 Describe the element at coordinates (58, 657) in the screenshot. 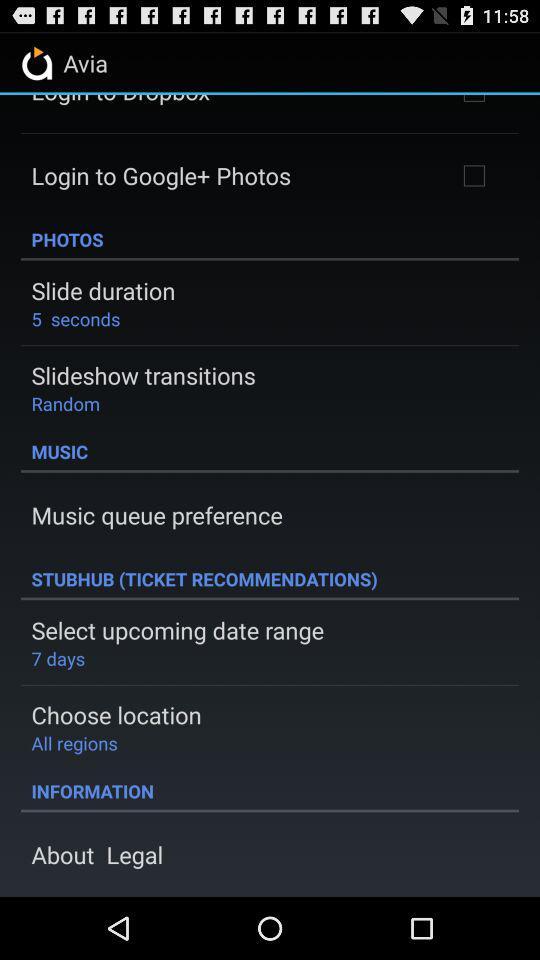

I see `the icon below select upcoming date icon` at that location.